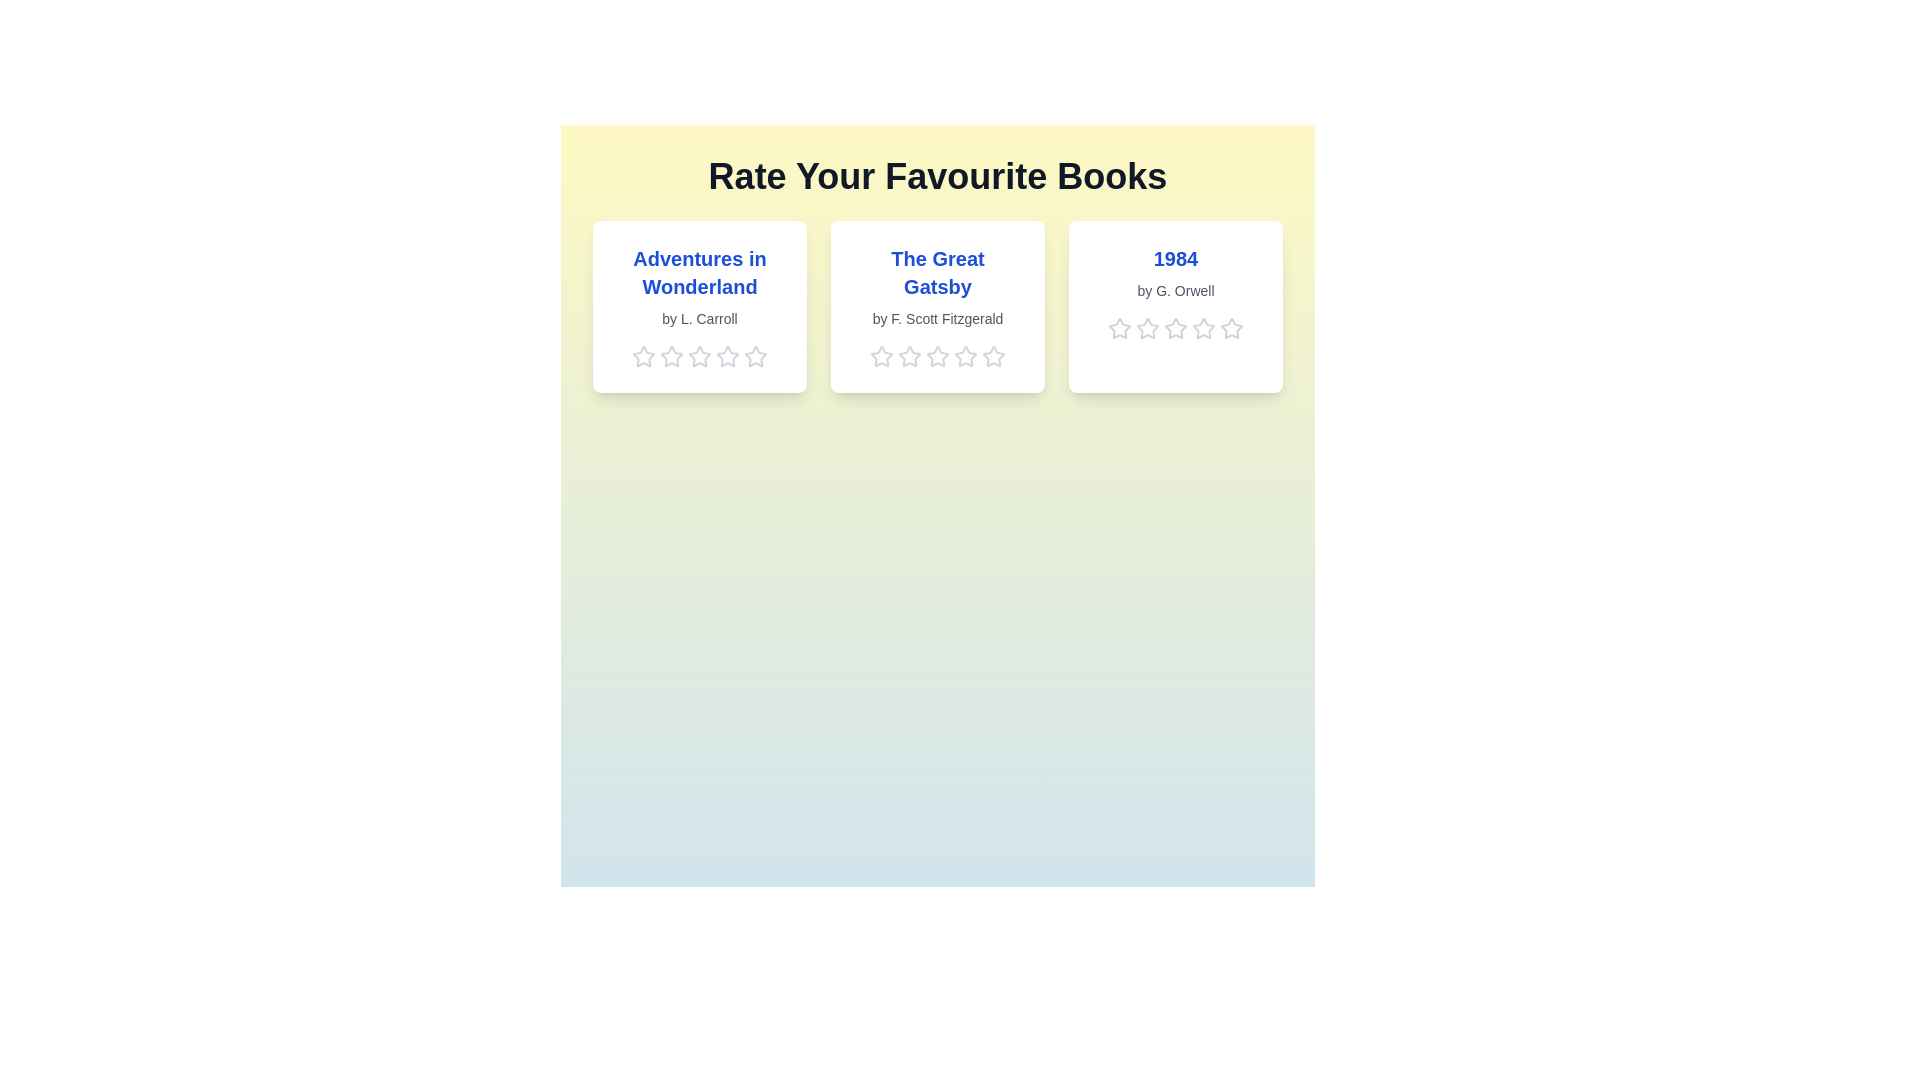 Image resolution: width=1920 pixels, height=1080 pixels. What do you see at coordinates (965, 356) in the screenshot?
I see `the 4 star for the book titled 'The Great Gatsby'` at bounding box center [965, 356].